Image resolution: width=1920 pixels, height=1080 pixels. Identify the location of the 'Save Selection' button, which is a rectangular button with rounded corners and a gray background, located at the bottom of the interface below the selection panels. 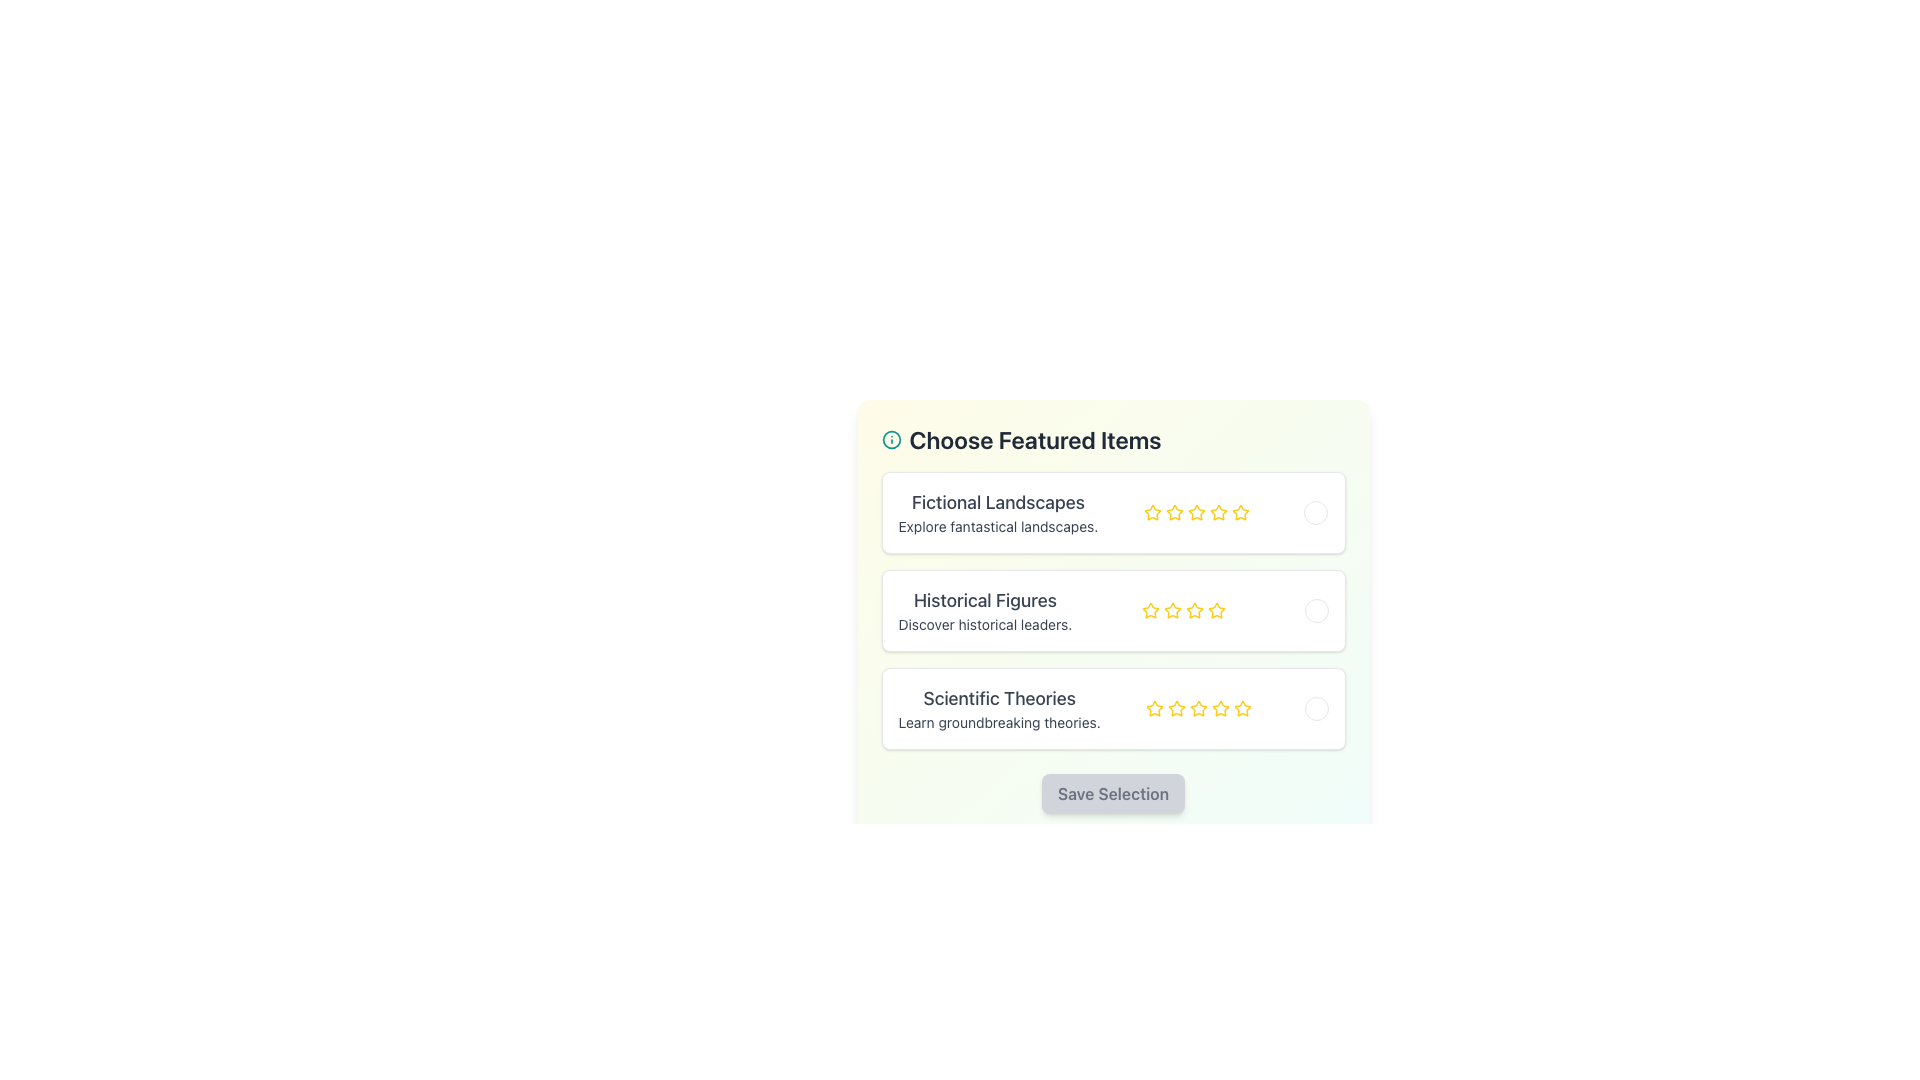
(1112, 793).